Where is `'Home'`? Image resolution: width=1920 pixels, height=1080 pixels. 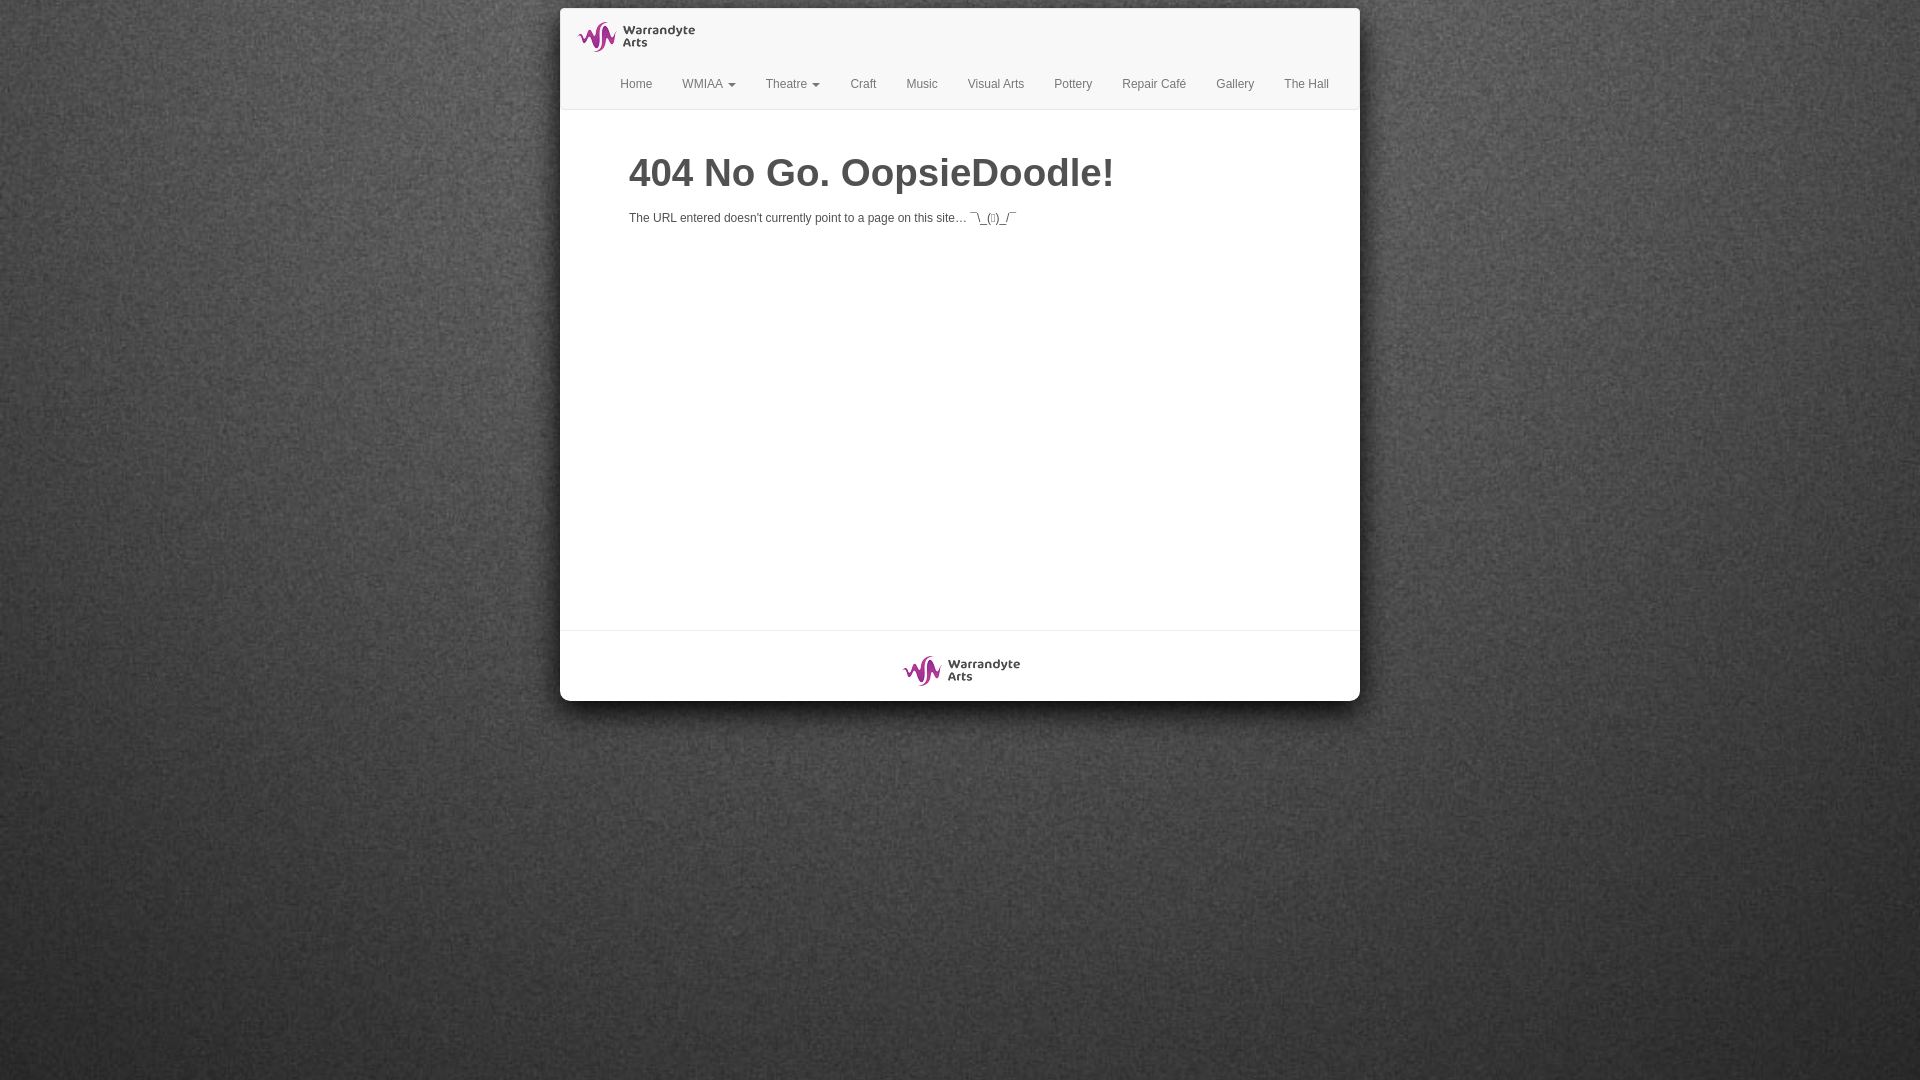
'Home' is located at coordinates (635, 83).